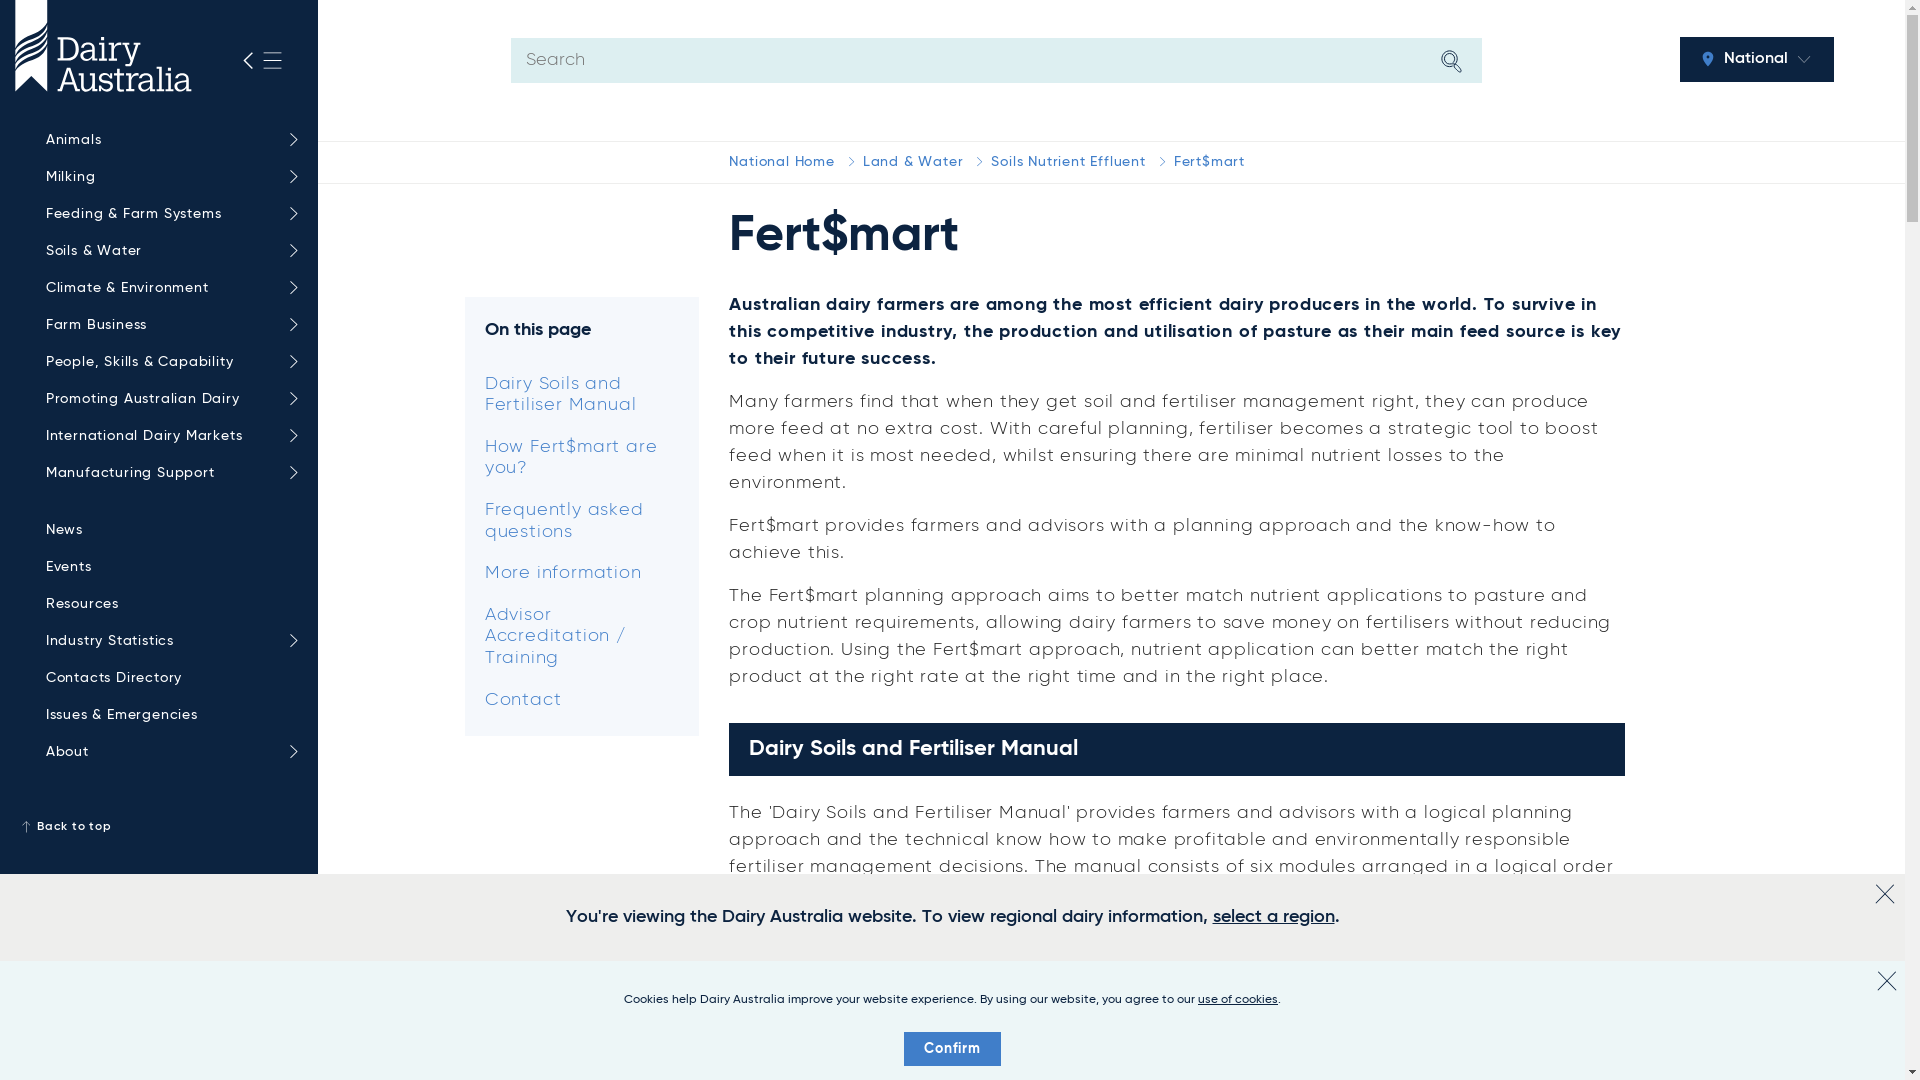  I want to click on 'Contact', so click(464, 700).